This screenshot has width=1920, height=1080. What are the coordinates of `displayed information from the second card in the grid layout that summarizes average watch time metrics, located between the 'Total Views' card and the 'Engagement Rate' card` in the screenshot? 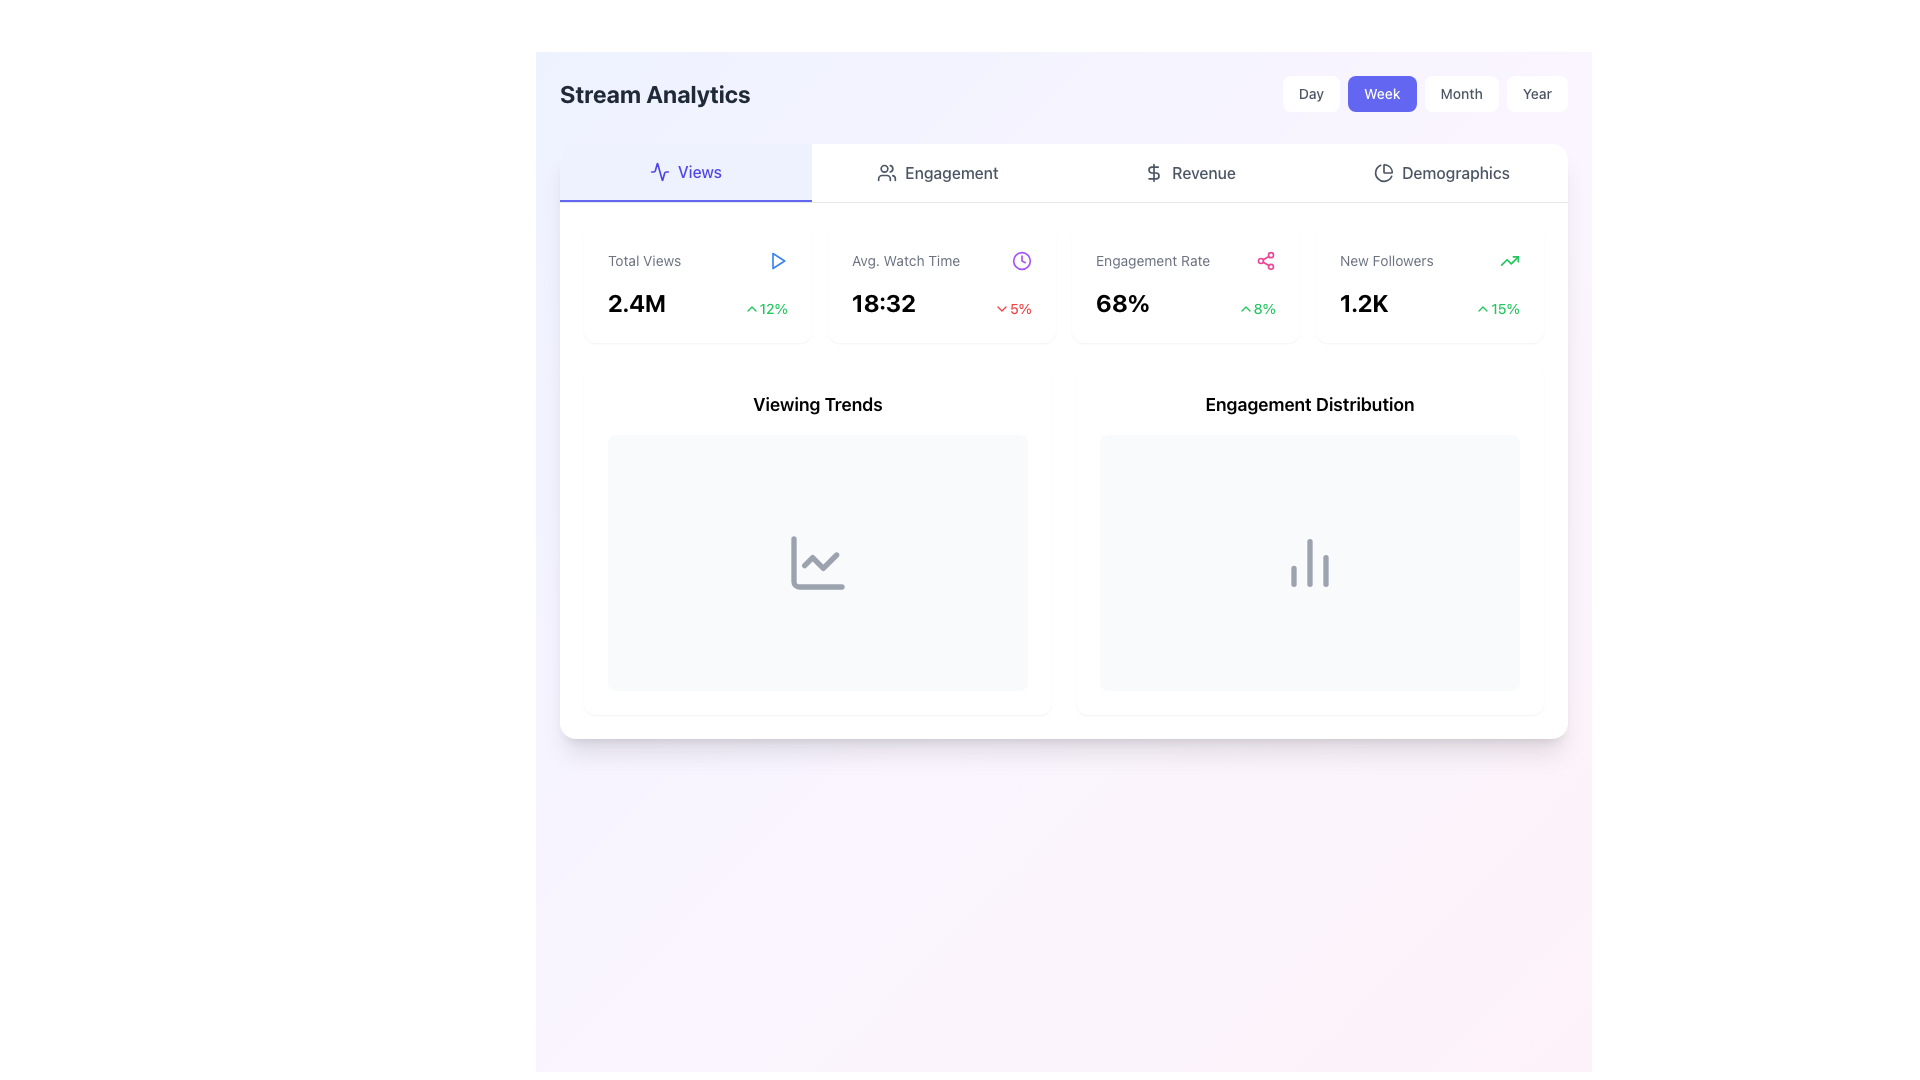 It's located at (940, 285).